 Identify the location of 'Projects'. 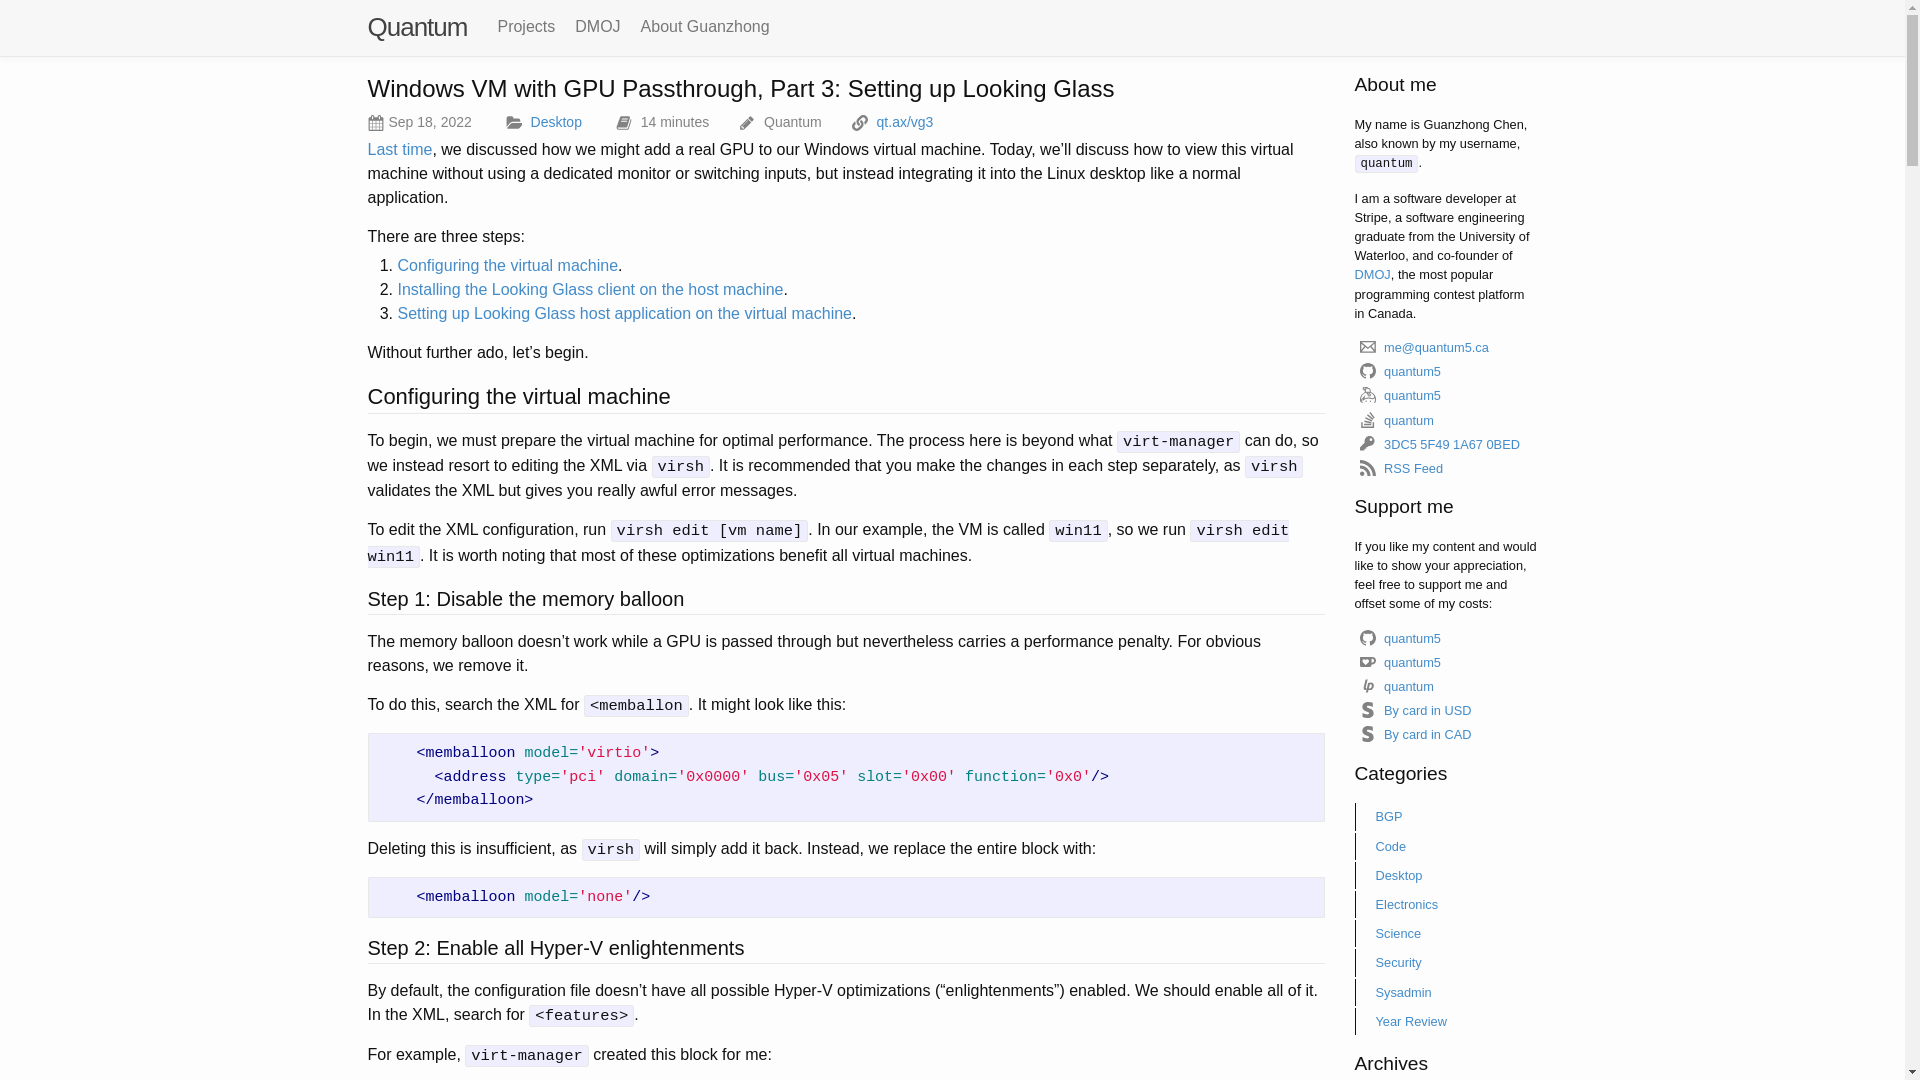
(526, 26).